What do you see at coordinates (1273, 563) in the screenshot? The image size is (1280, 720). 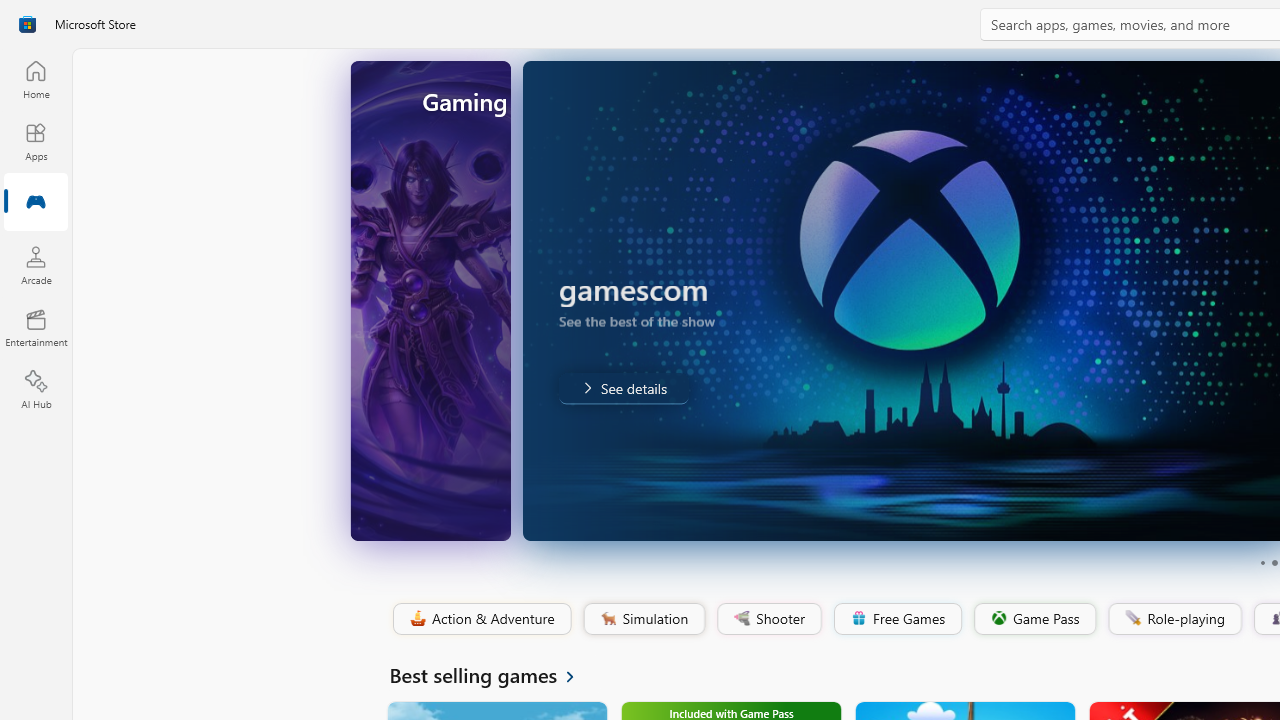 I see `'Page 2'` at bounding box center [1273, 563].